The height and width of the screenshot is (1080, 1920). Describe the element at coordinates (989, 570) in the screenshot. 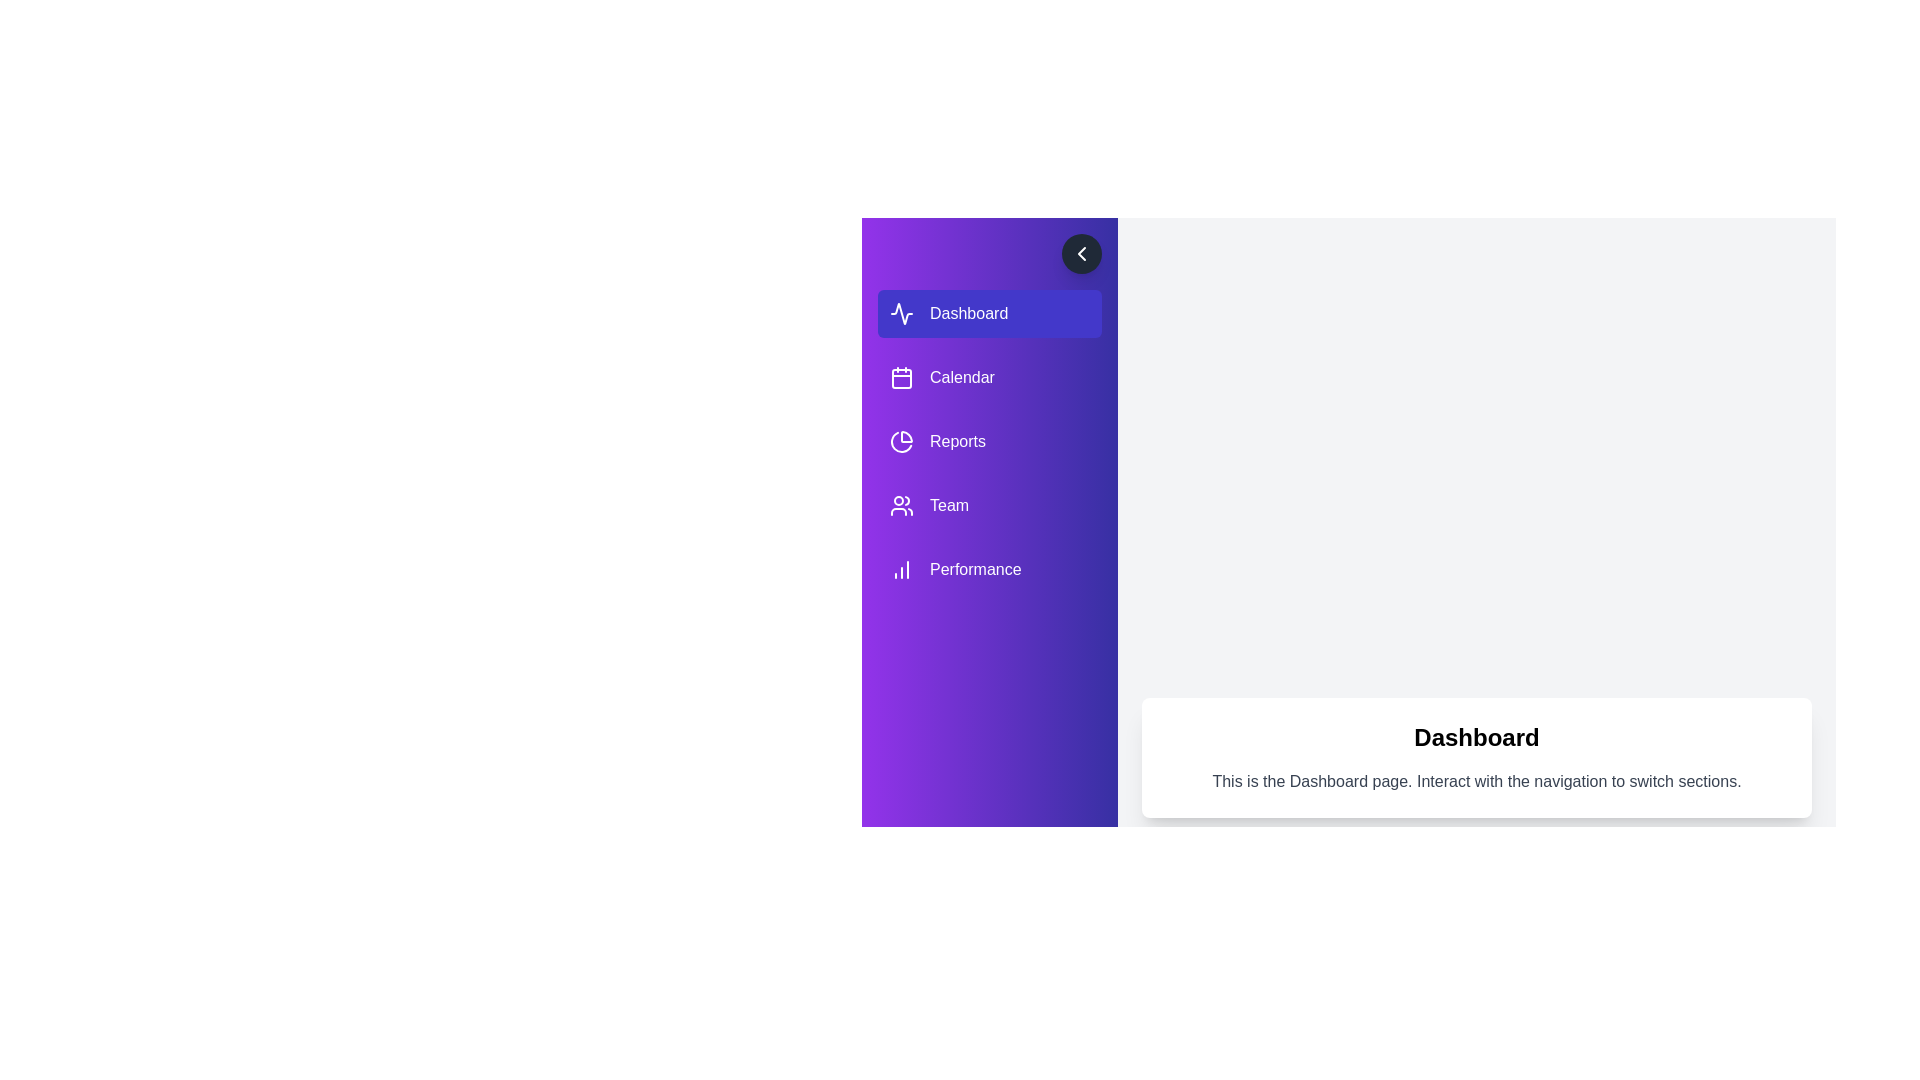

I see `the Performance tab to switch the displayed content` at that location.